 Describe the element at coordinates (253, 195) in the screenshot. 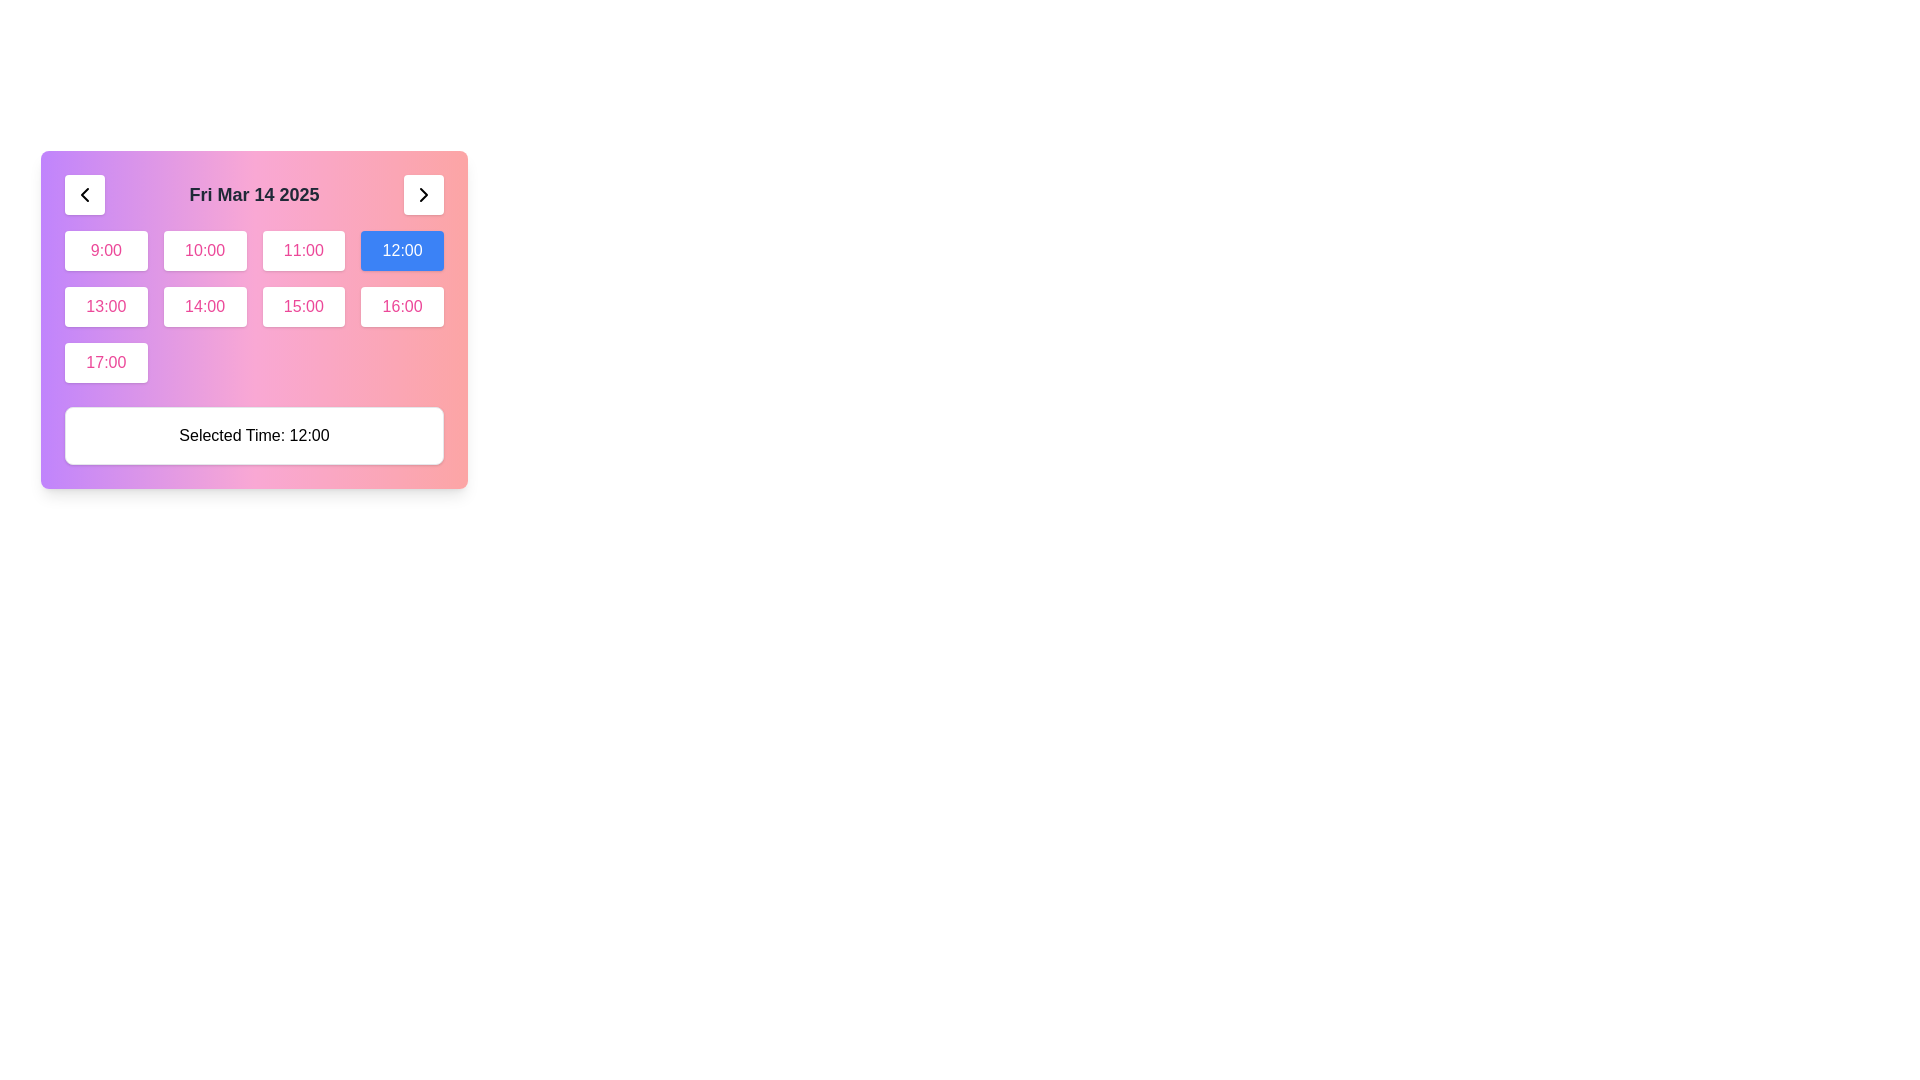

I see `the bold text label displaying the date 'Fri Mar 14 2025', which is centrally located in the header section between navigation buttons` at that location.